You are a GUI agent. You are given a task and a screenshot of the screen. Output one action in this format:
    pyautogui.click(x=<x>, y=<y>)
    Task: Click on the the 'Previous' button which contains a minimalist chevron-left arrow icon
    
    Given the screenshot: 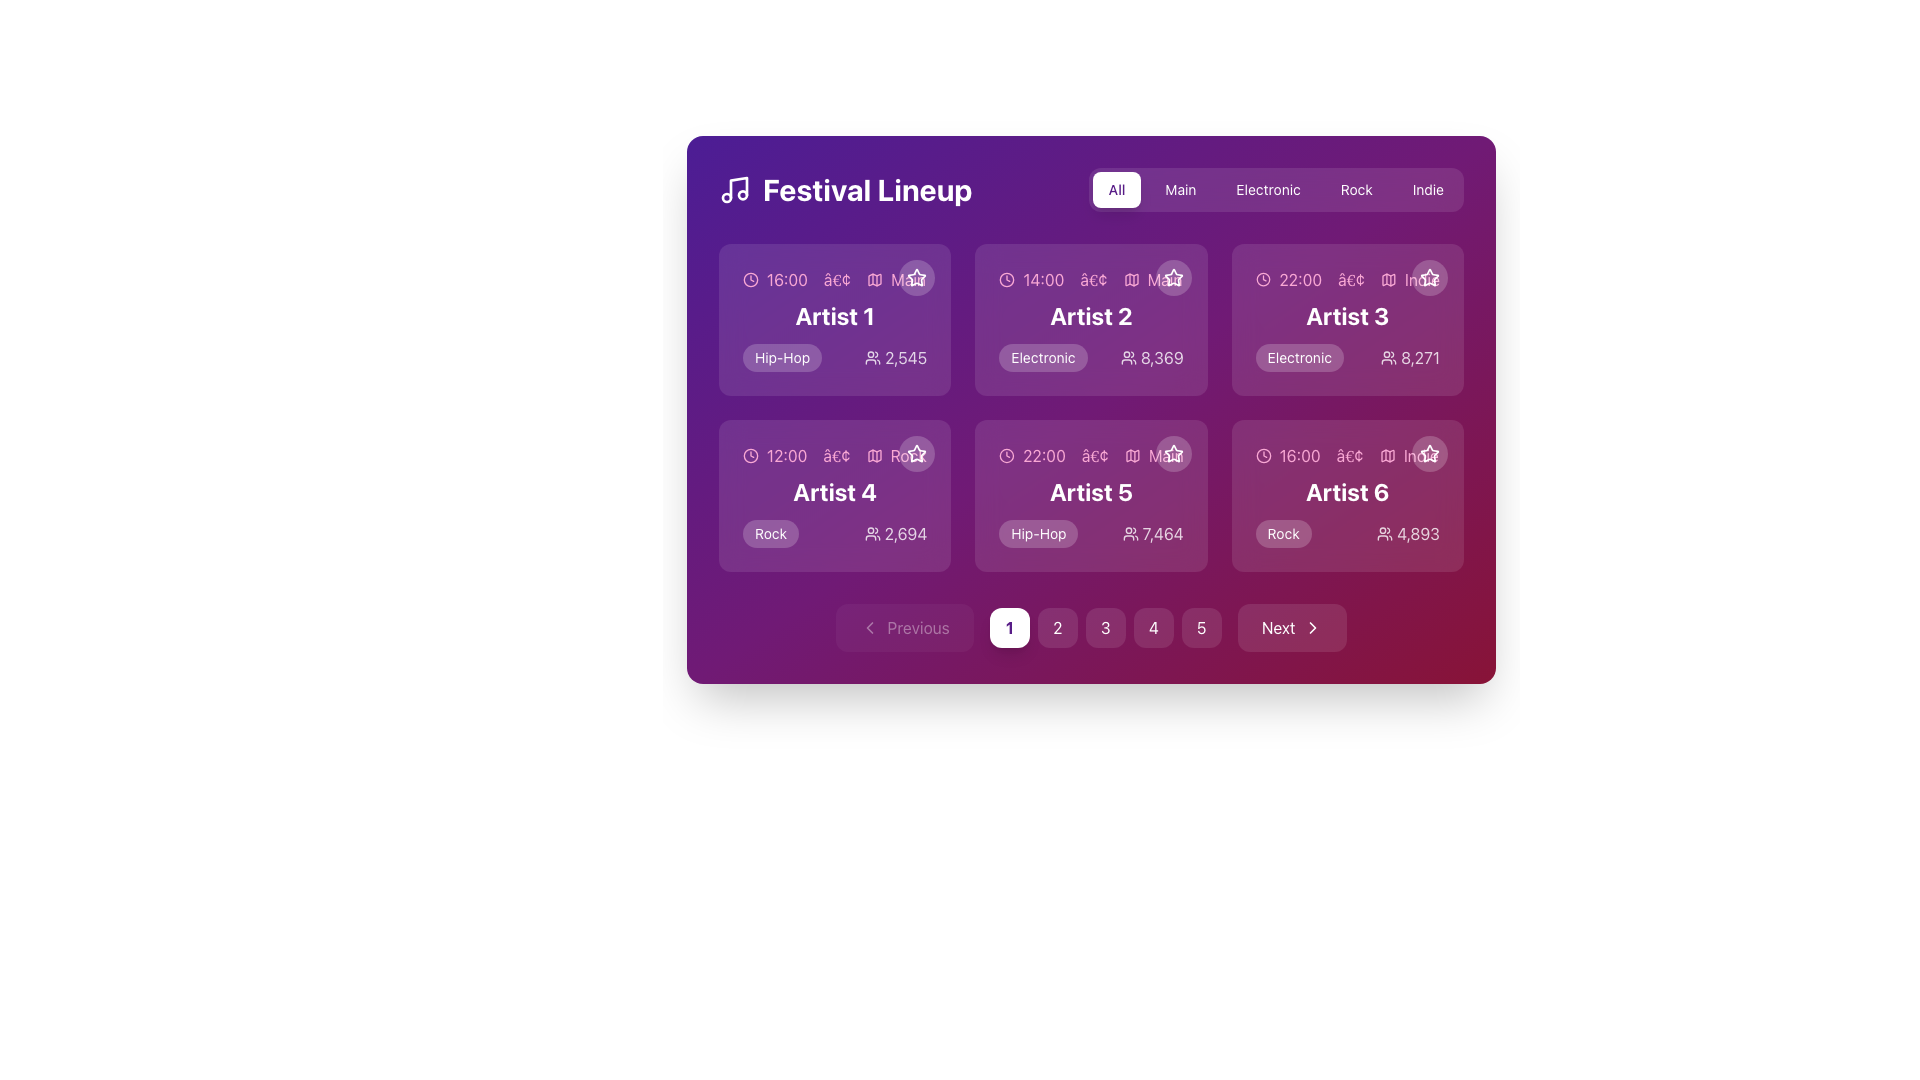 What is the action you would take?
    pyautogui.click(x=869, y=627)
    